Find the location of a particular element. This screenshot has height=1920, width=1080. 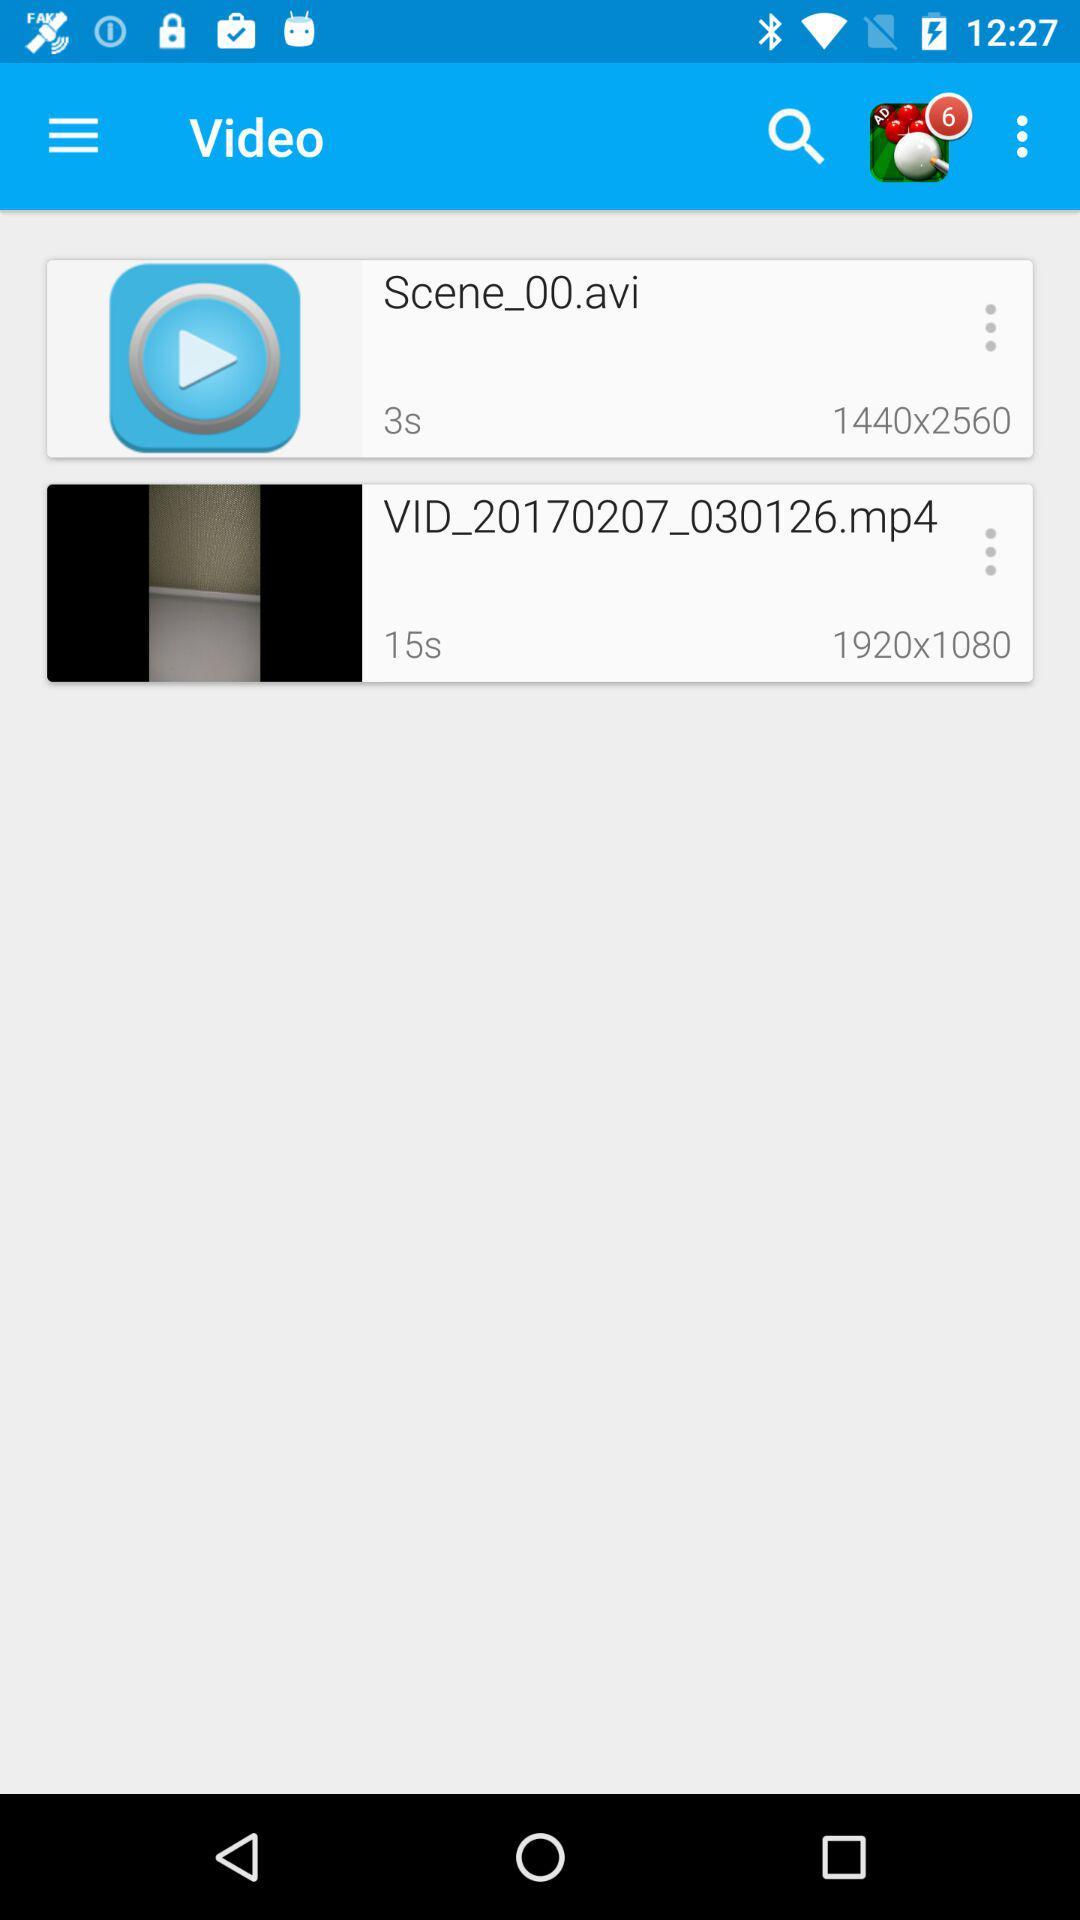

the icon next to the video icon is located at coordinates (795, 135).